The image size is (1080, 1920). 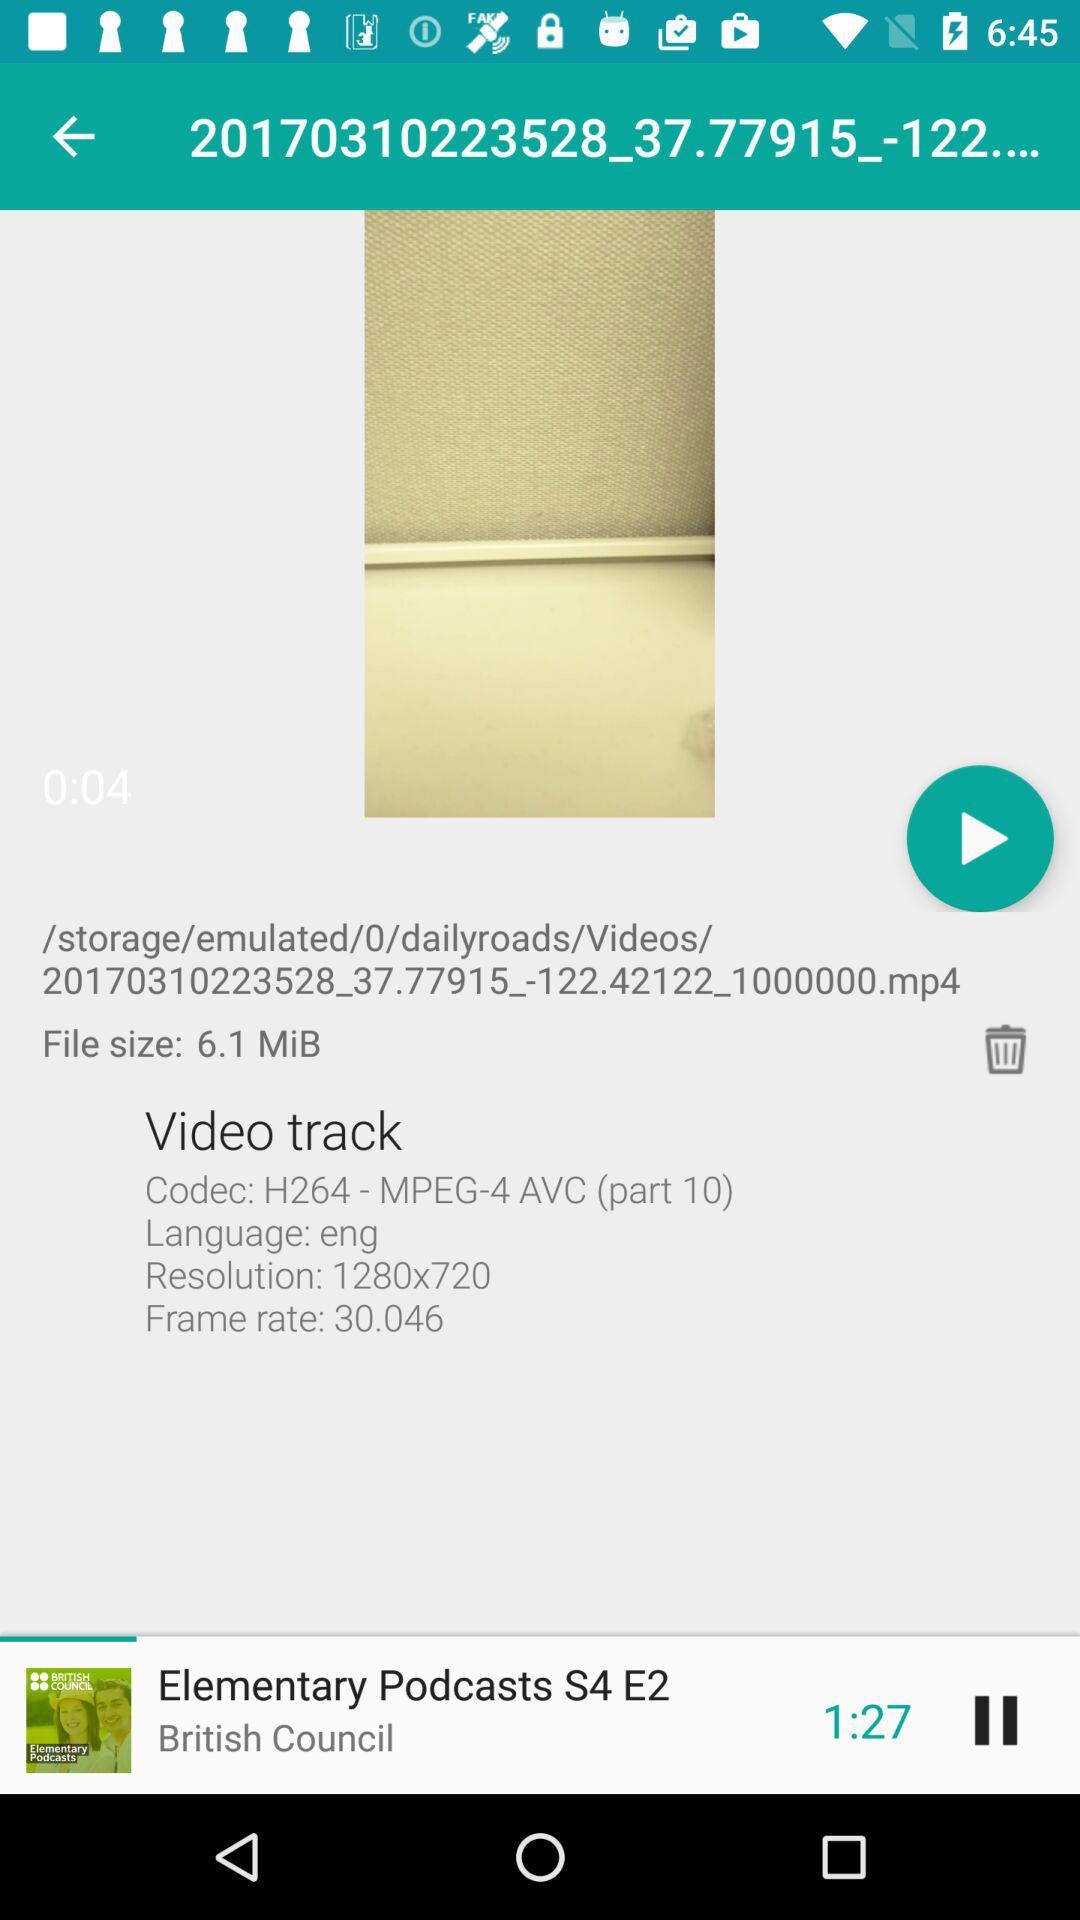 I want to click on the pause icon, so click(x=995, y=1719).